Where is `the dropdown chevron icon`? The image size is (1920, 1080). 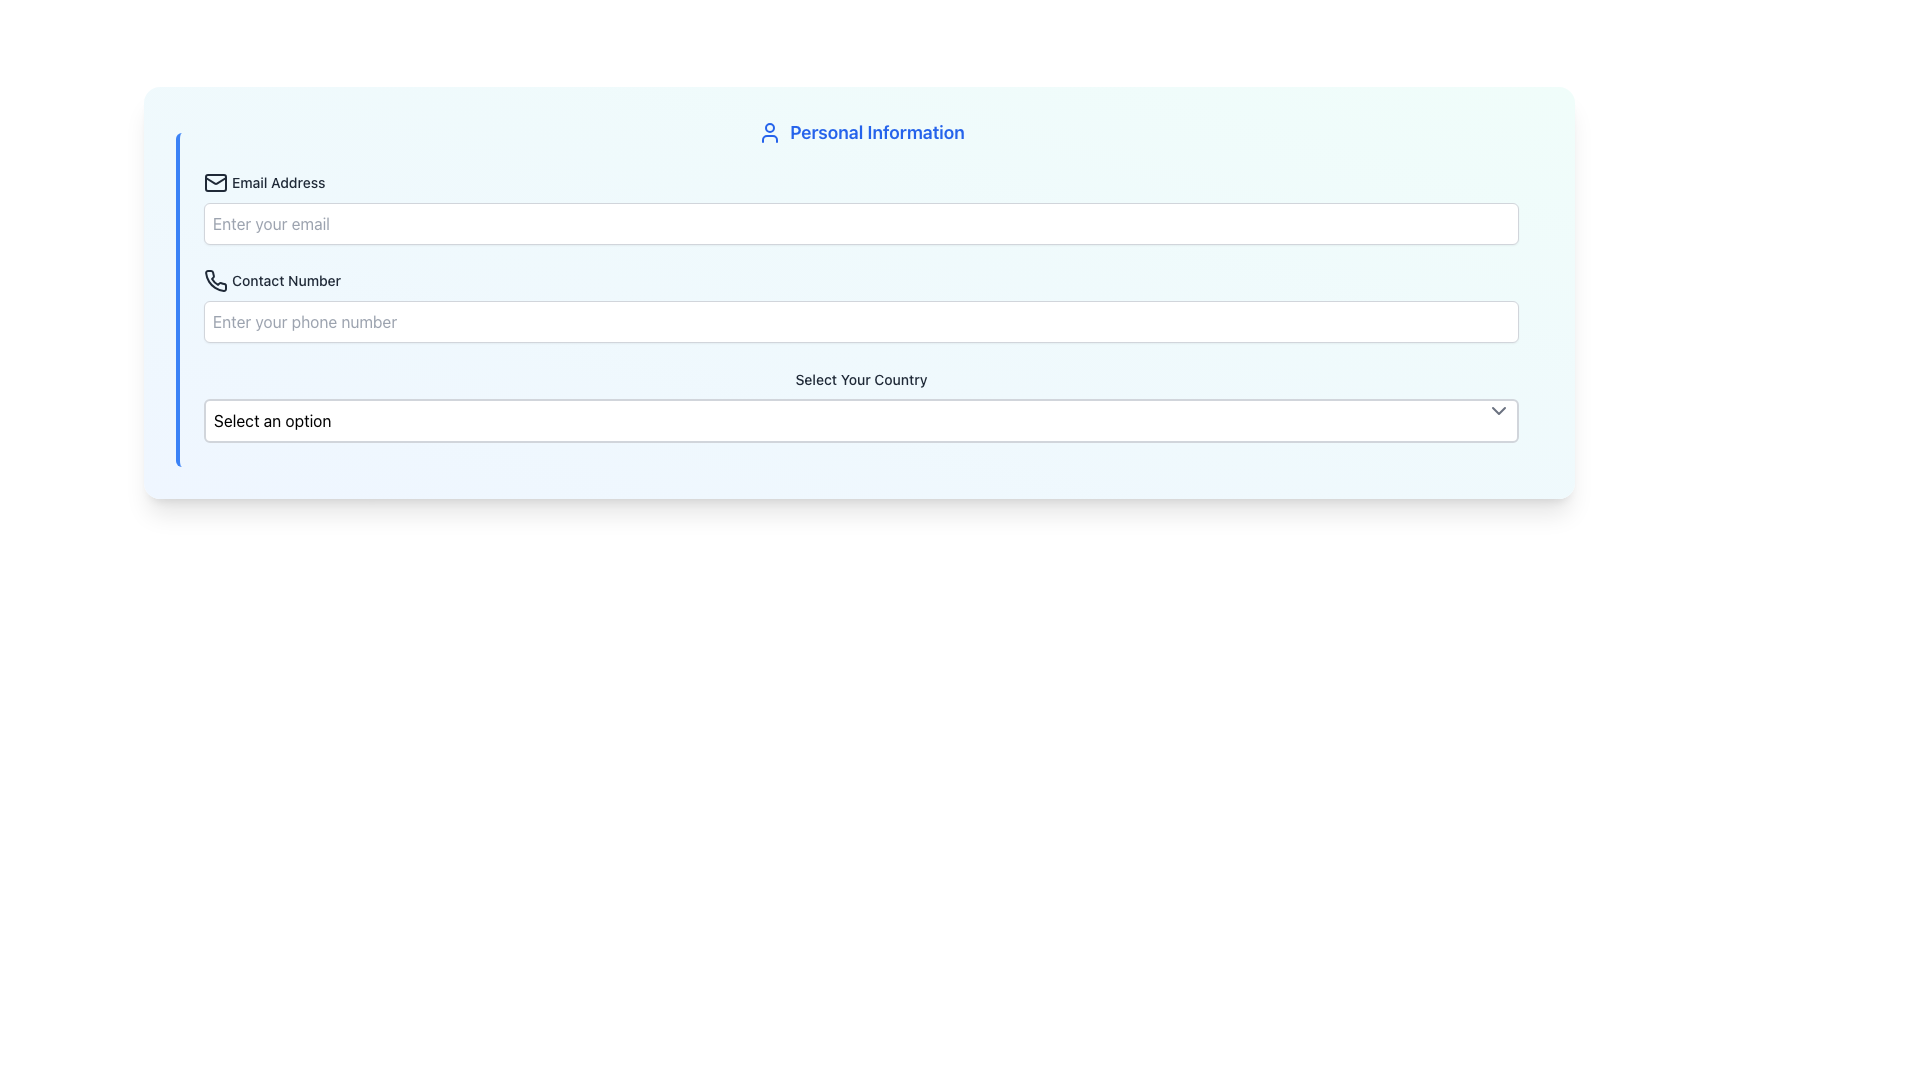 the dropdown chevron icon is located at coordinates (1498, 410).